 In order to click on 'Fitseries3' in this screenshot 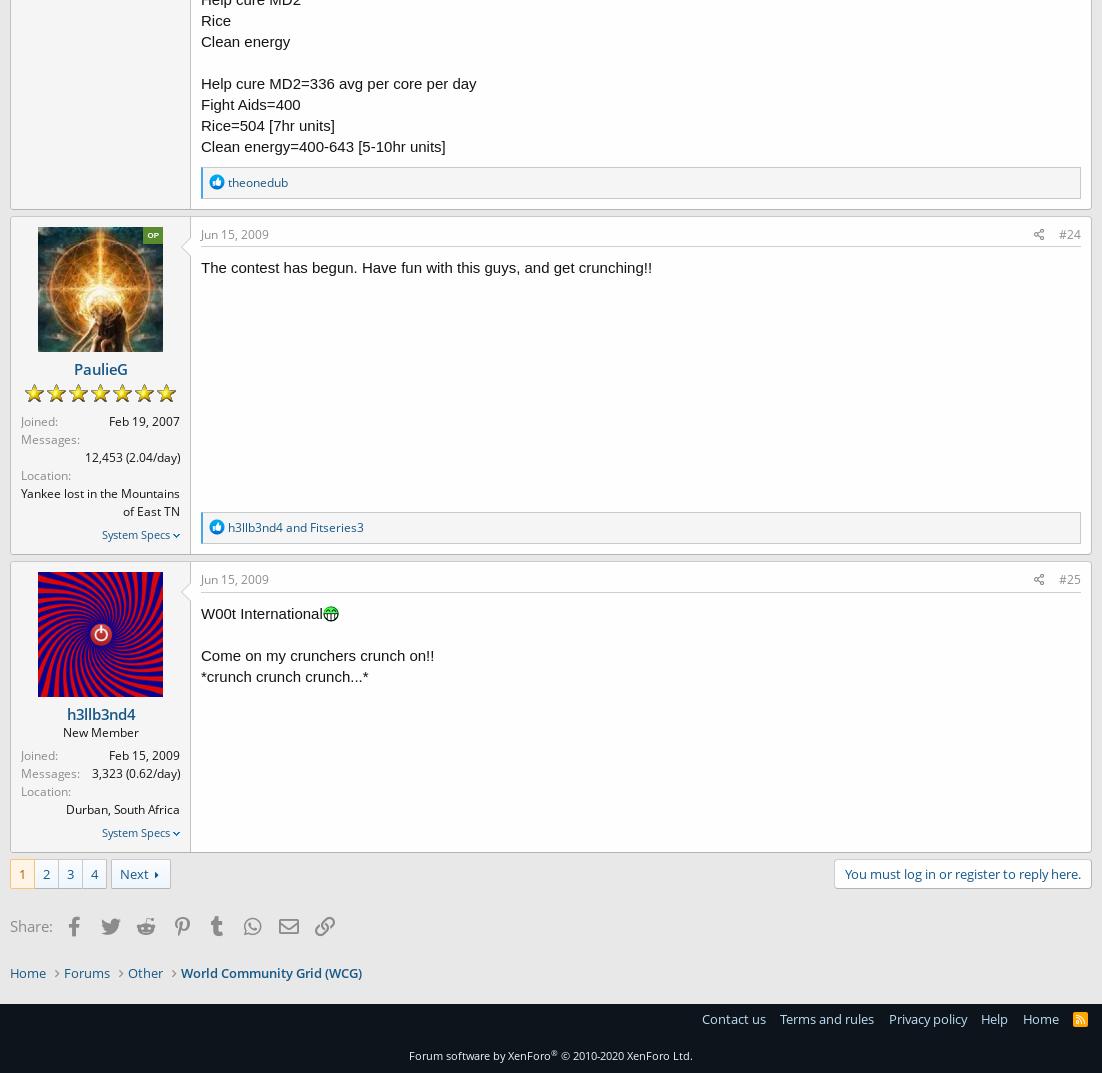, I will do `click(335, 526)`.